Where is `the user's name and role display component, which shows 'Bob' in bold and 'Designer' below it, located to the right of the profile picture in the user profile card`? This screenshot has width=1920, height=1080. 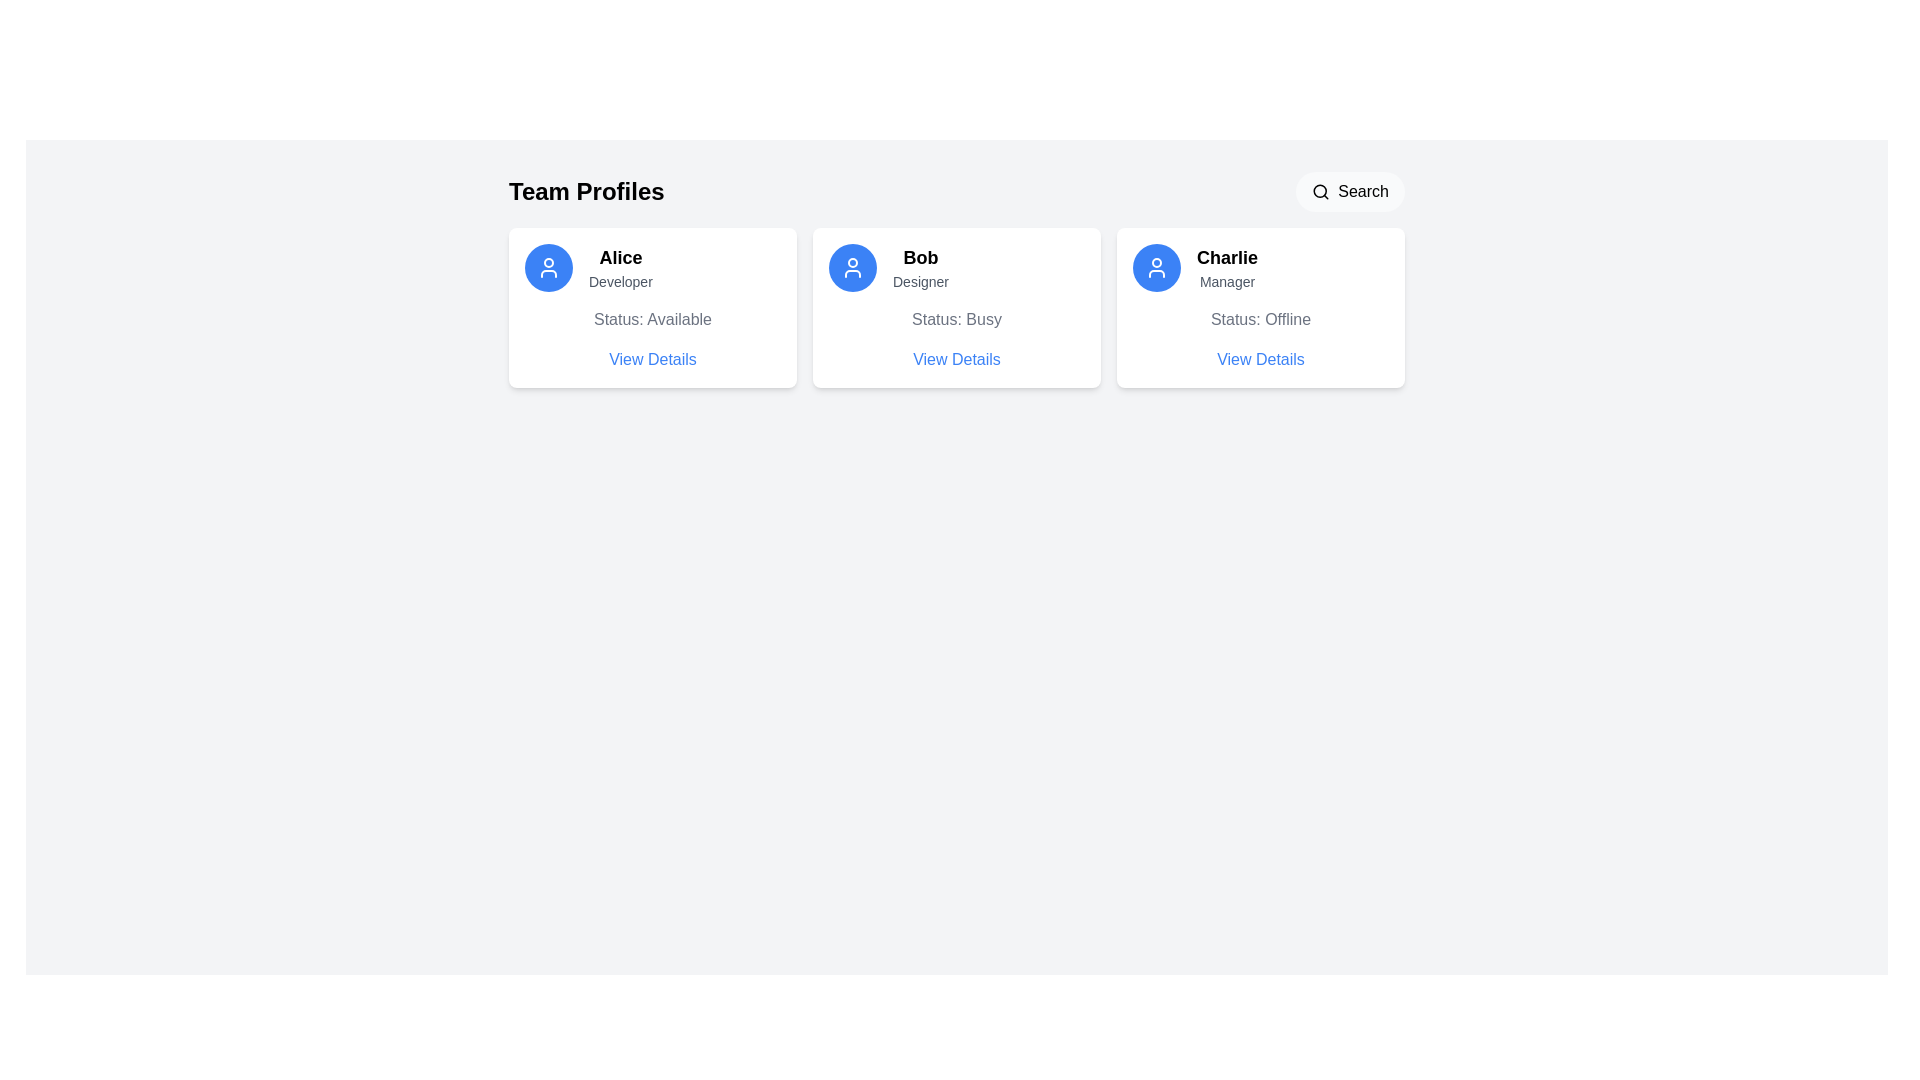
the user's name and role display component, which shows 'Bob' in bold and 'Designer' below it, located to the right of the profile picture in the user profile card is located at coordinates (955, 266).